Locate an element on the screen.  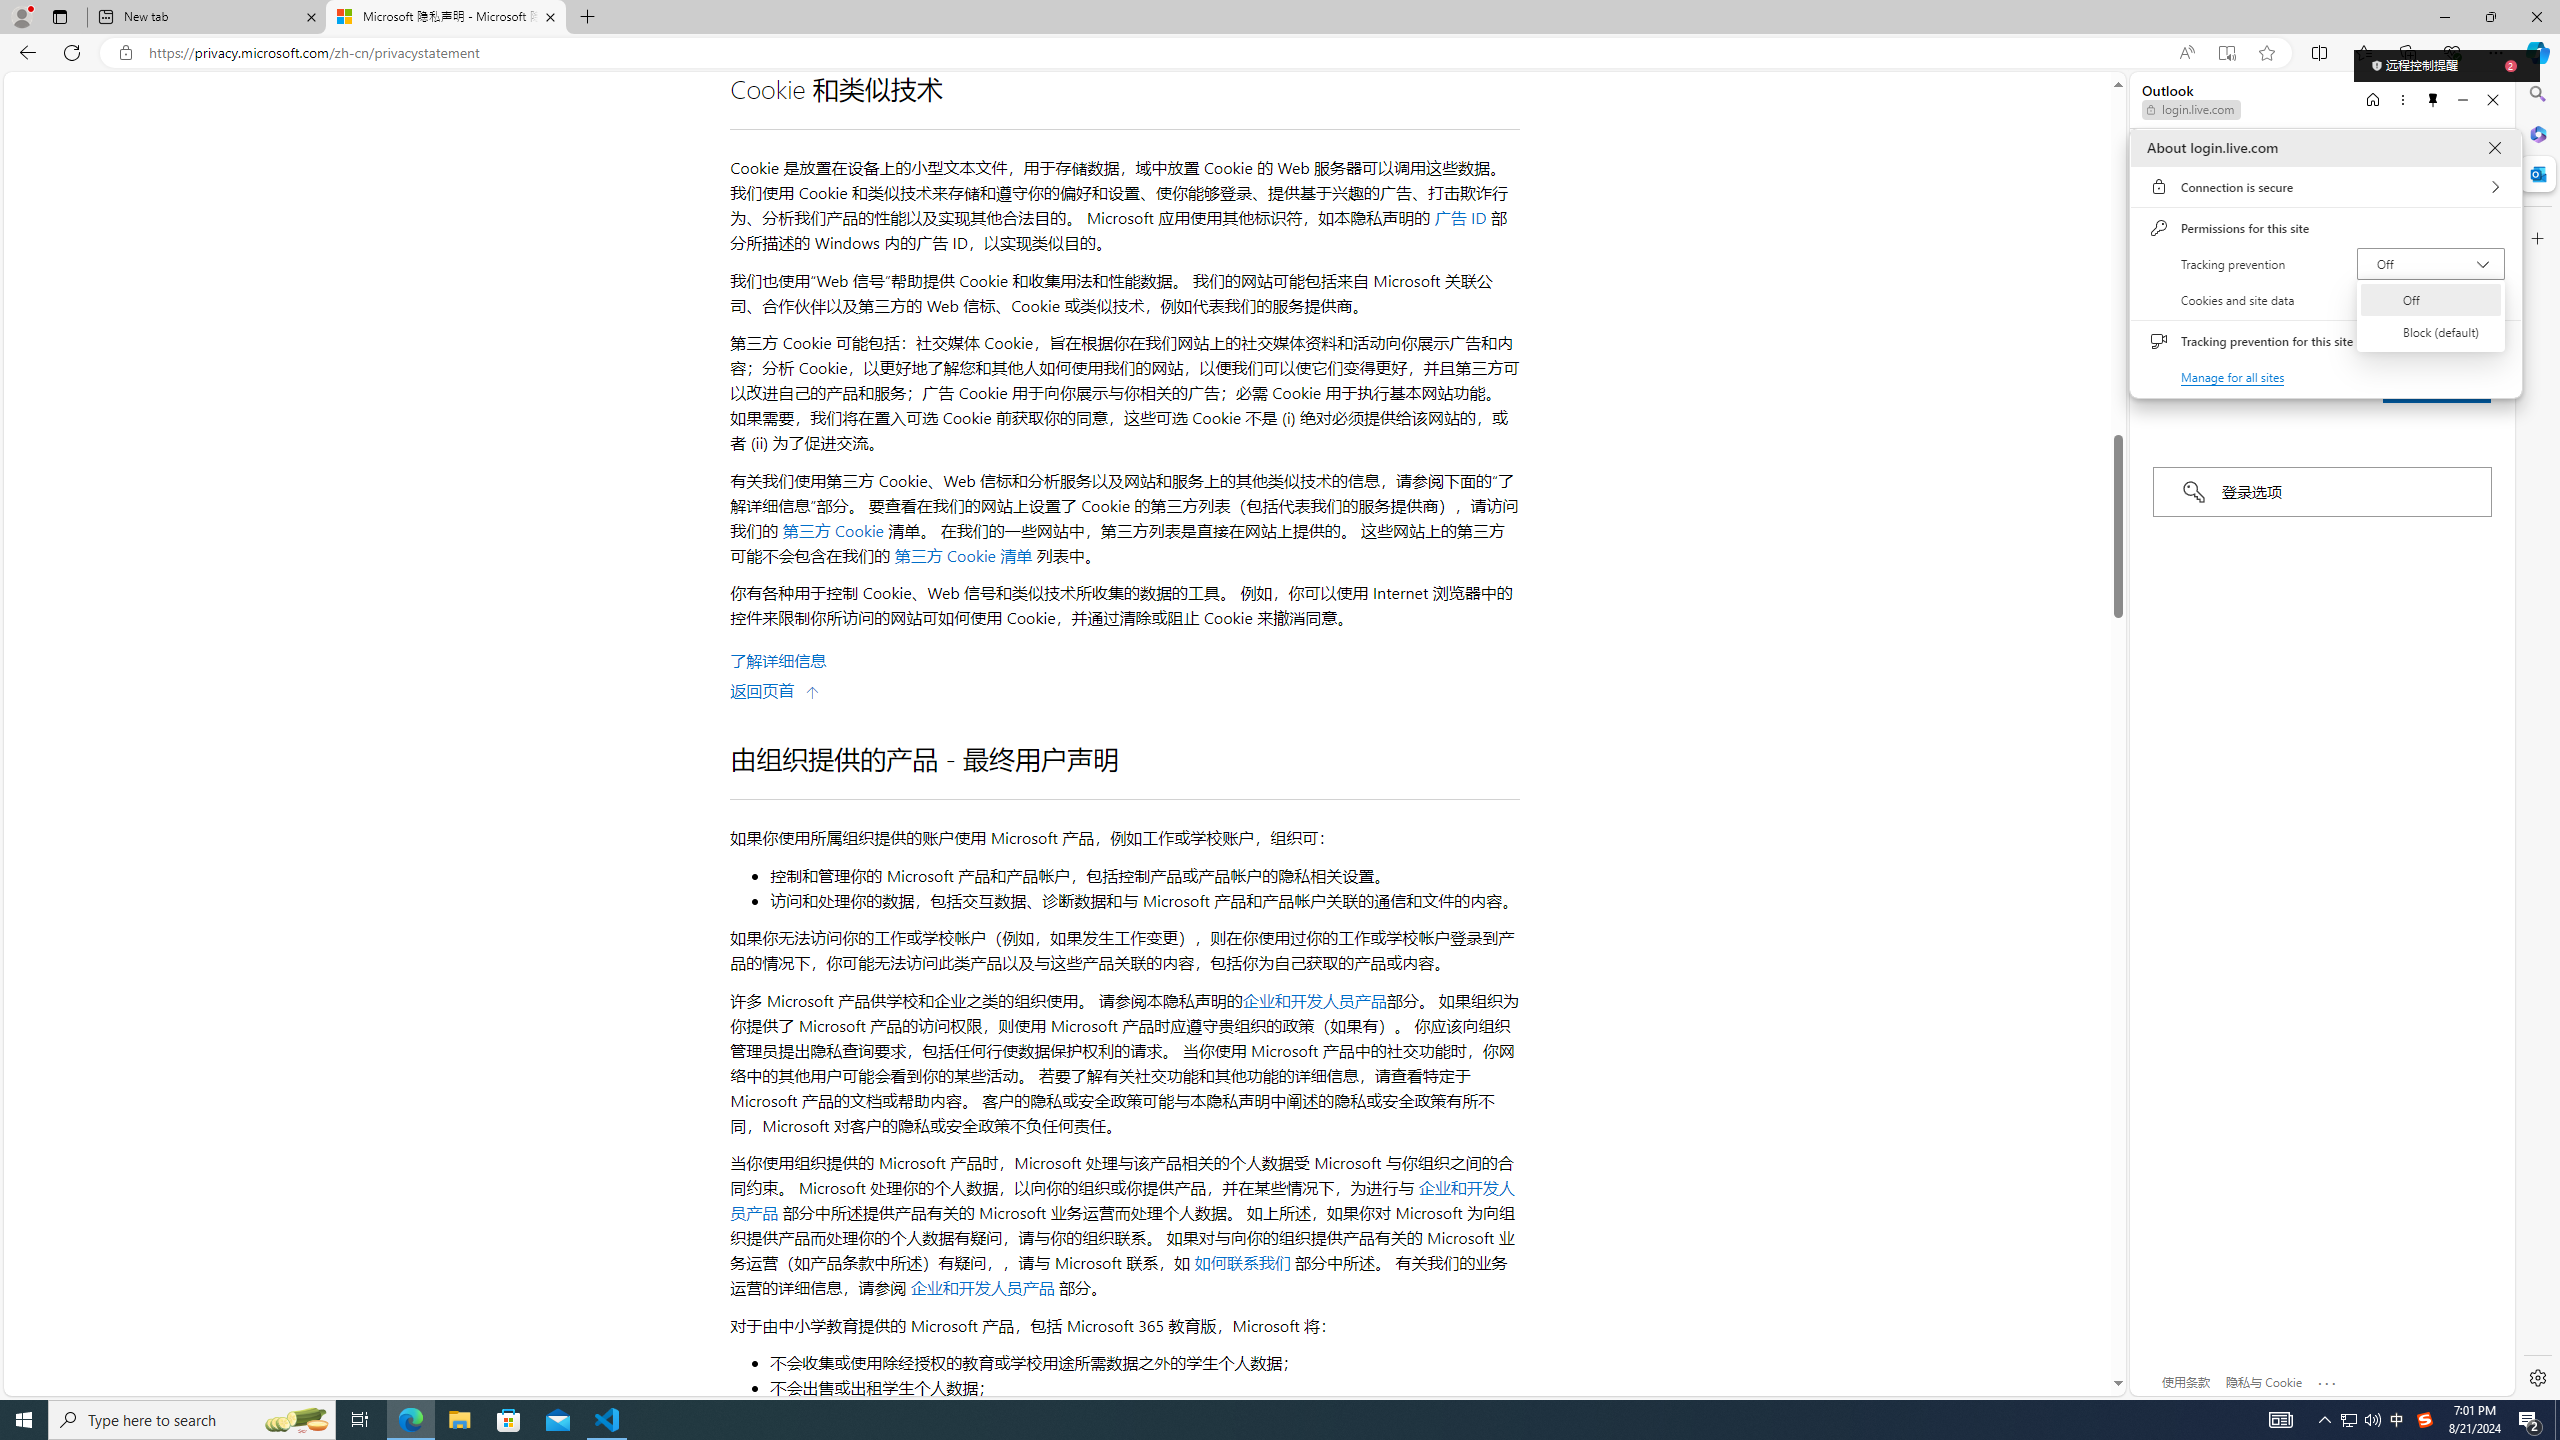
'Manage for all sites' is located at coordinates (2233, 376).